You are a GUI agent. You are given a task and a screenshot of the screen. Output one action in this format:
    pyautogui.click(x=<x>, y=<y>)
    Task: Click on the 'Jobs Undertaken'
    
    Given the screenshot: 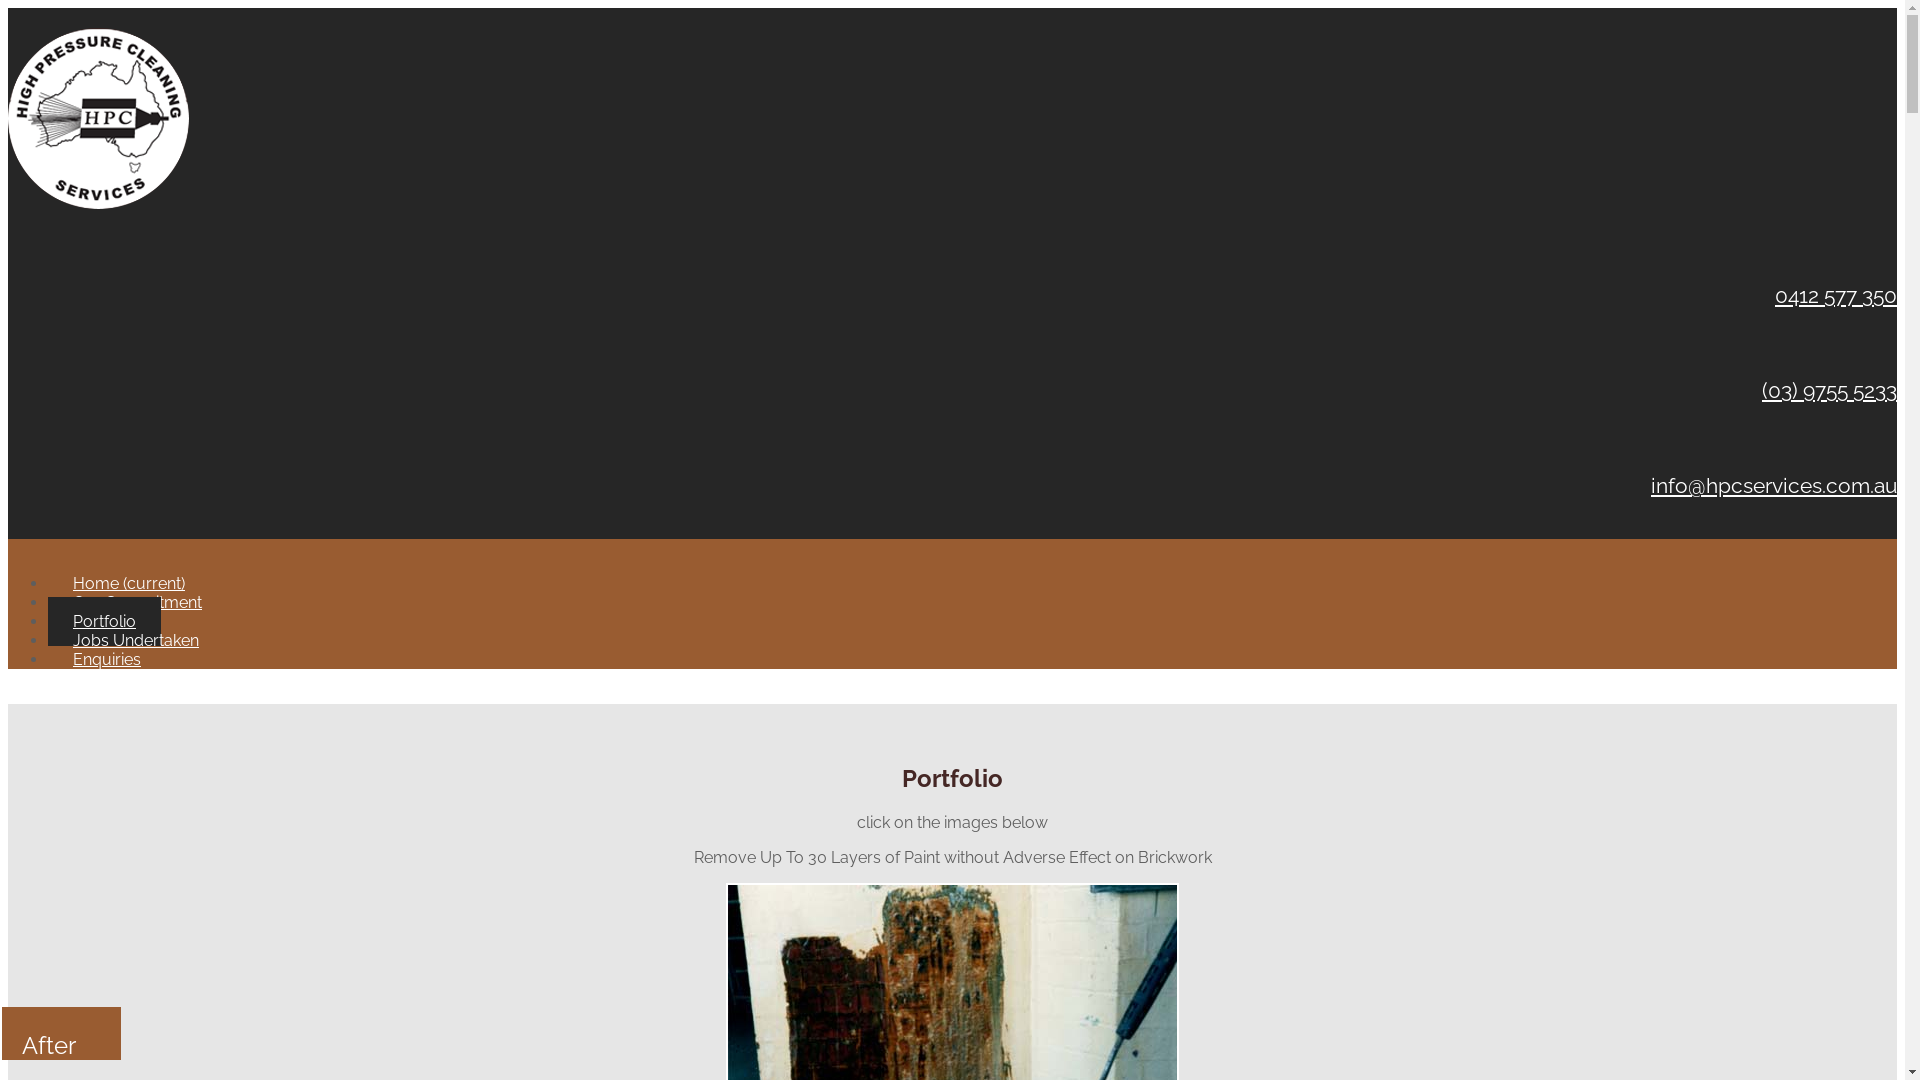 What is the action you would take?
    pyautogui.click(x=134, y=640)
    